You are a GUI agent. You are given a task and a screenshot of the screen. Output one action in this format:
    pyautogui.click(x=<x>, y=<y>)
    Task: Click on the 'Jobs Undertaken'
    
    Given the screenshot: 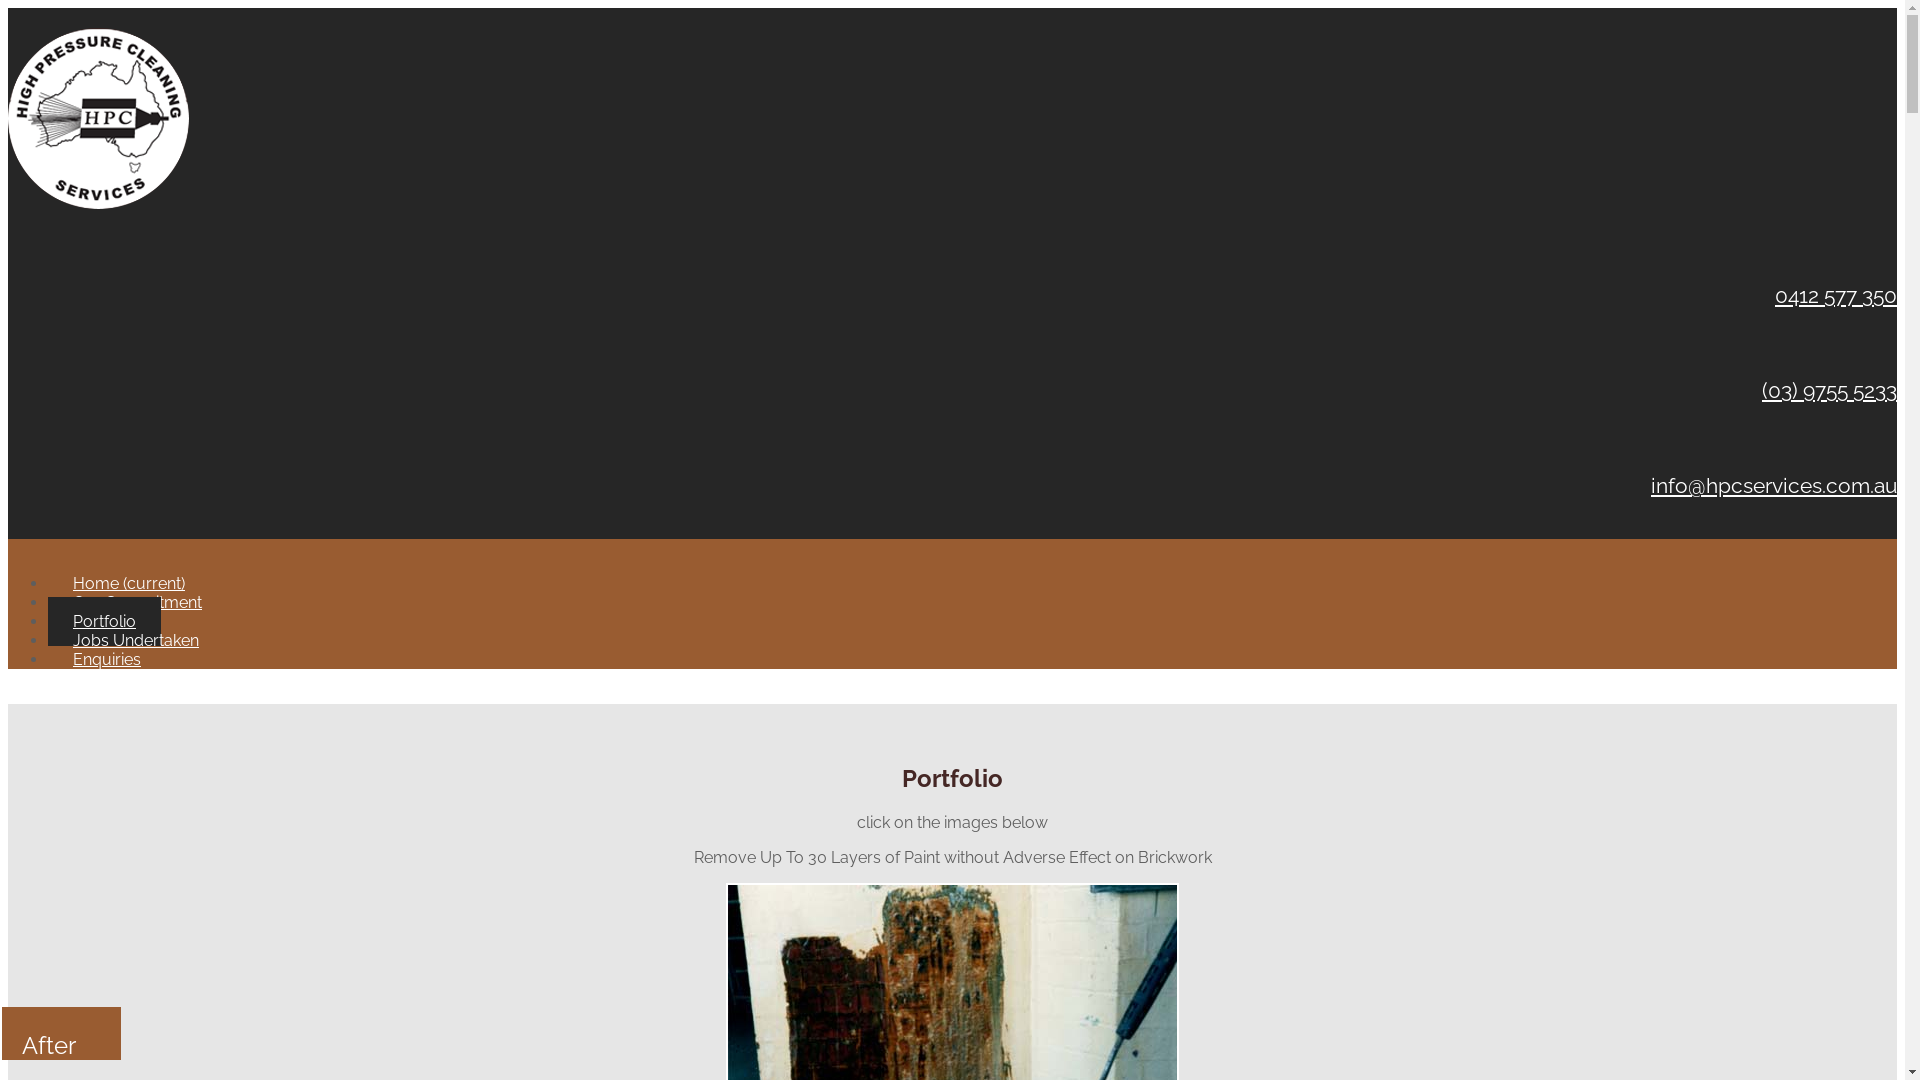 What is the action you would take?
    pyautogui.click(x=134, y=640)
    